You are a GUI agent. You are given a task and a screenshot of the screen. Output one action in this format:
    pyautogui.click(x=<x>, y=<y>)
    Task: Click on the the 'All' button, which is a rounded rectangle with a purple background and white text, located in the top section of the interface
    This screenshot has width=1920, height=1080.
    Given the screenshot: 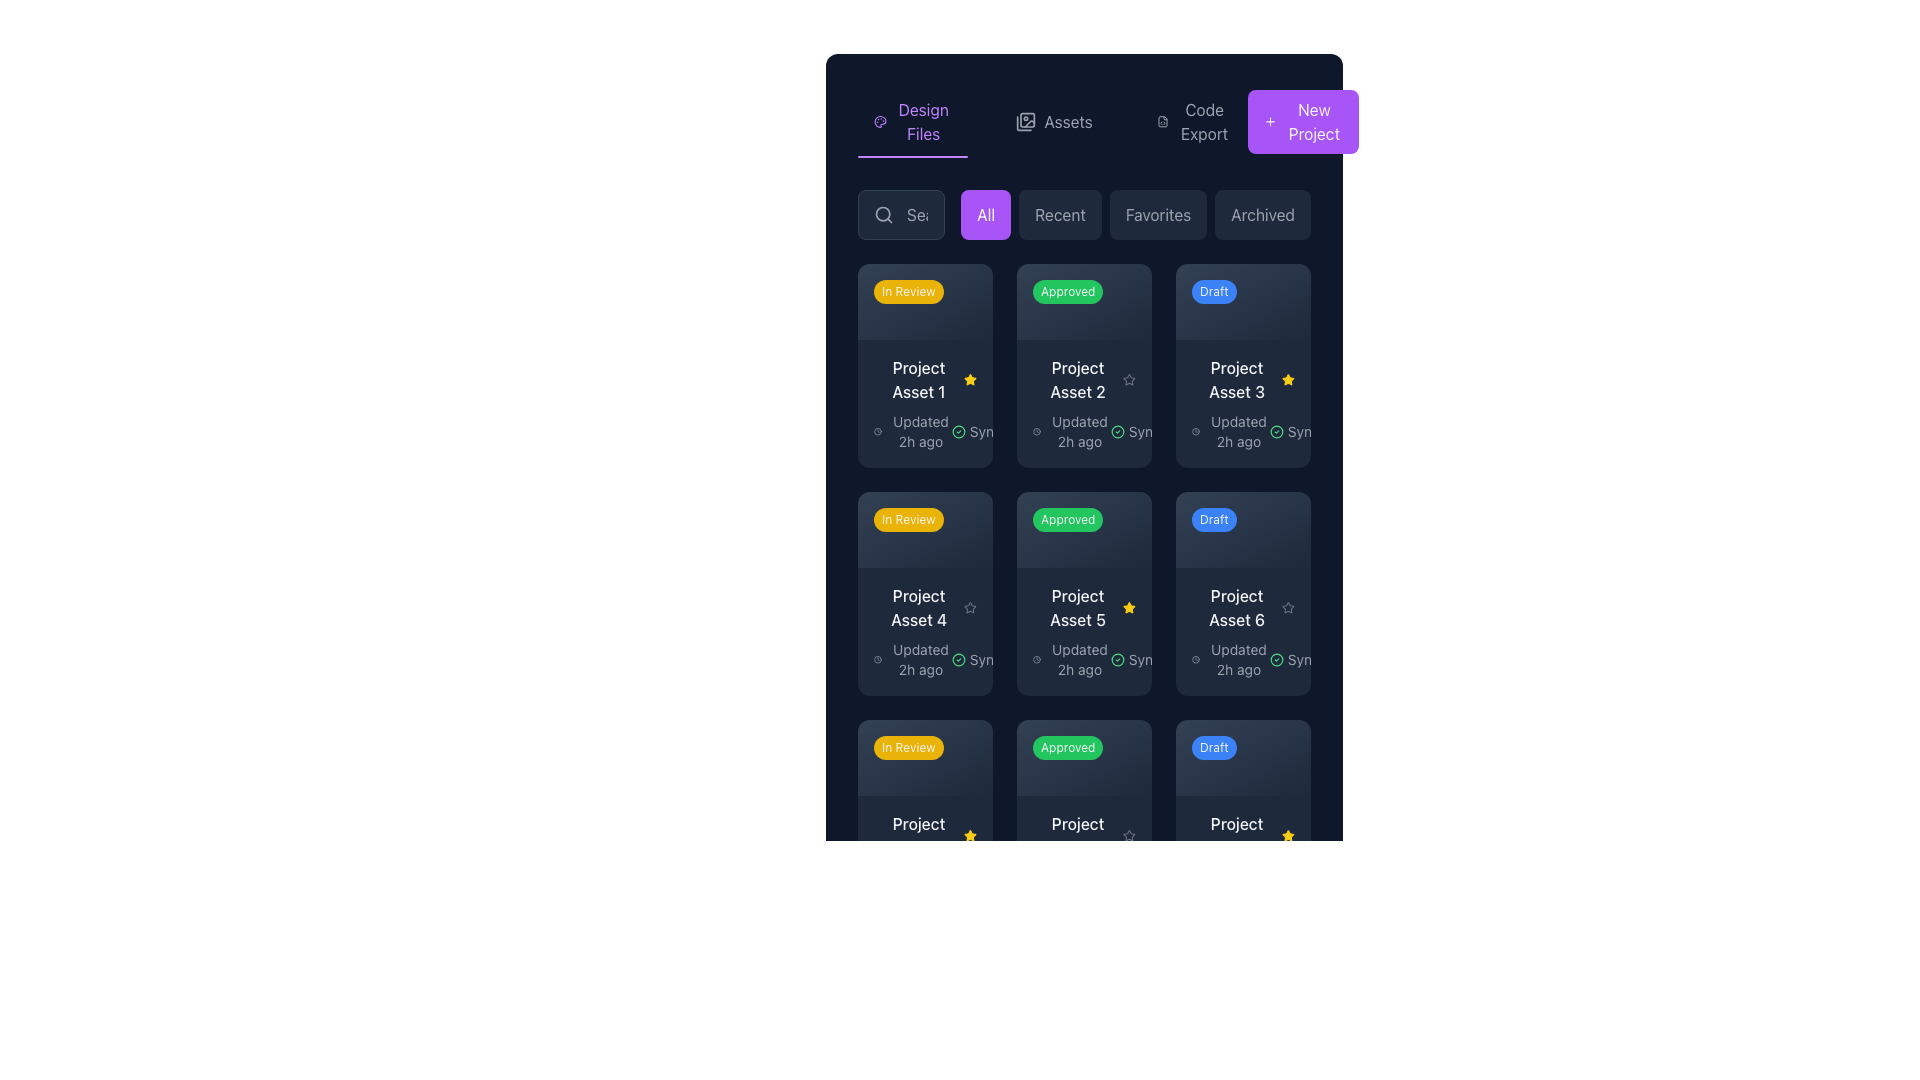 What is the action you would take?
    pyautogui.click(x=986, y=215)
    